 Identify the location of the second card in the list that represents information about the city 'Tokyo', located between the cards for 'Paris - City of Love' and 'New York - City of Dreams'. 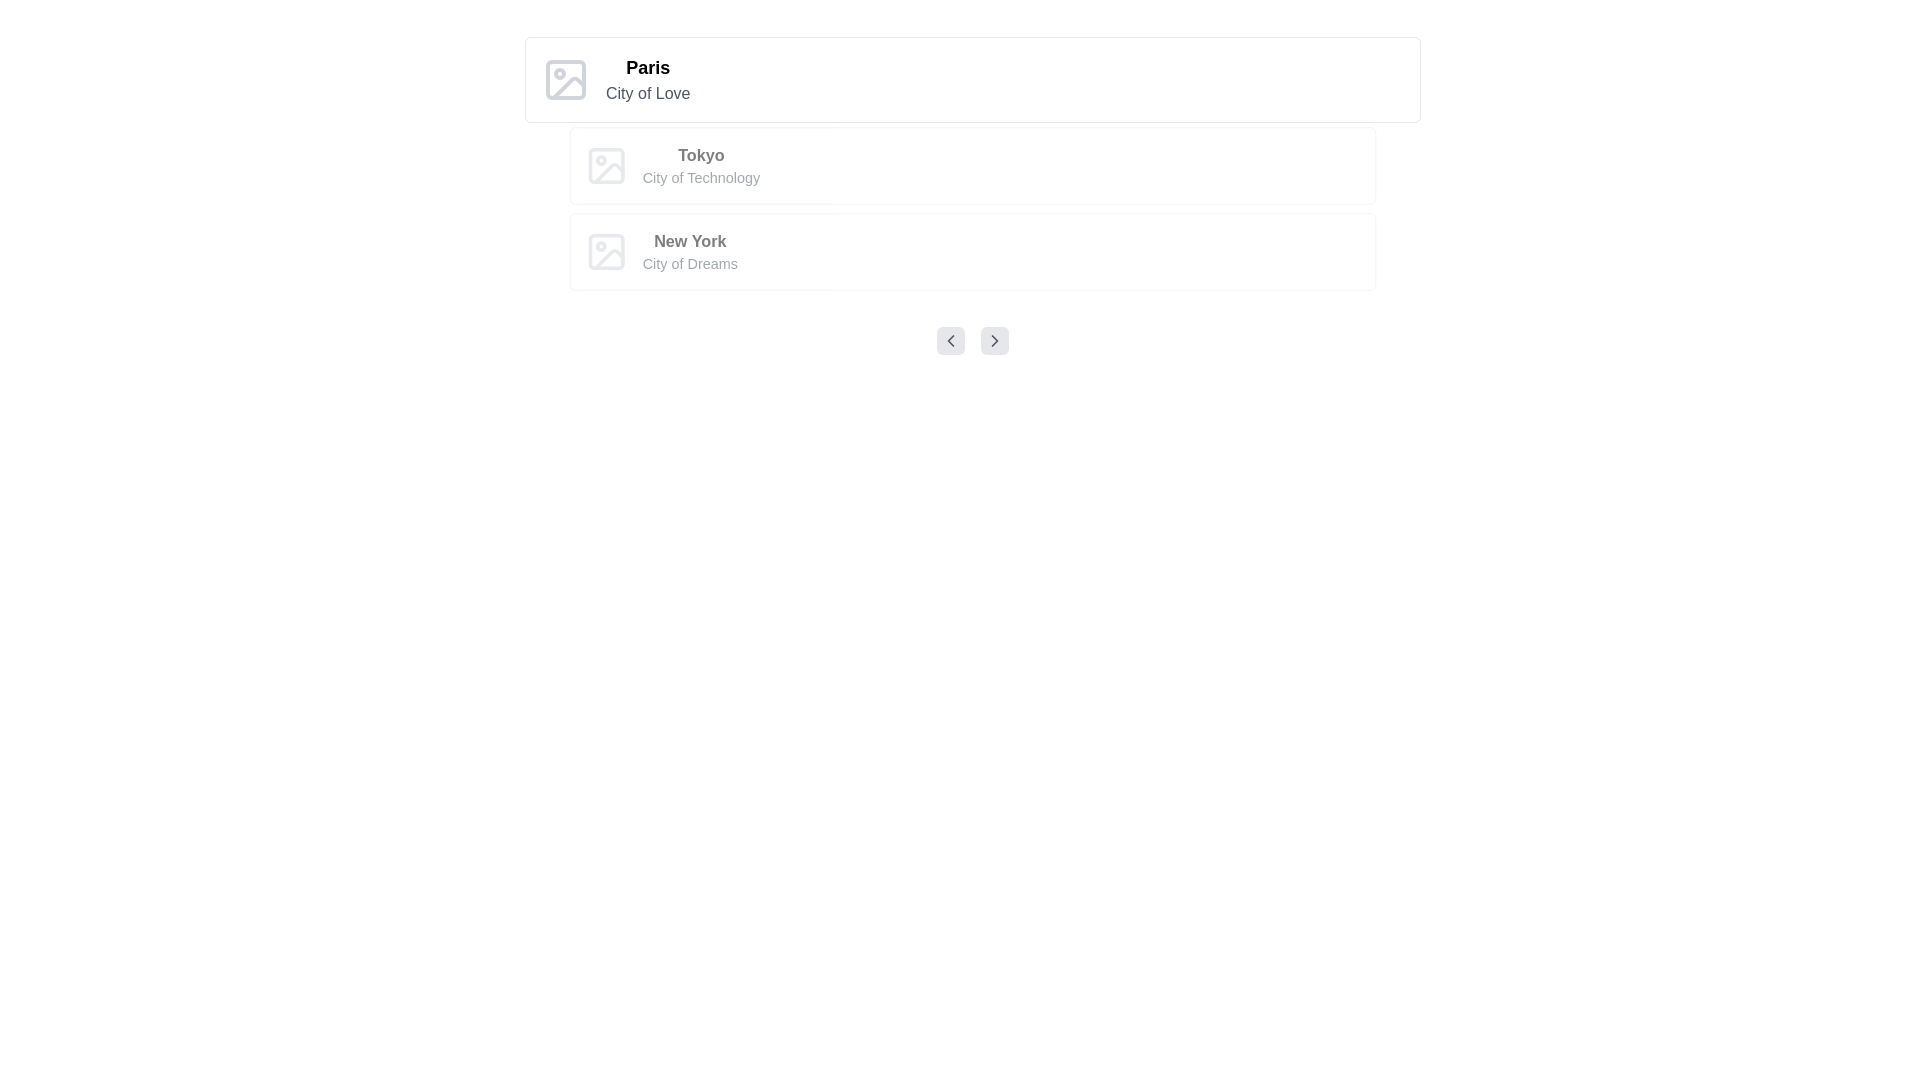
(973, 164).